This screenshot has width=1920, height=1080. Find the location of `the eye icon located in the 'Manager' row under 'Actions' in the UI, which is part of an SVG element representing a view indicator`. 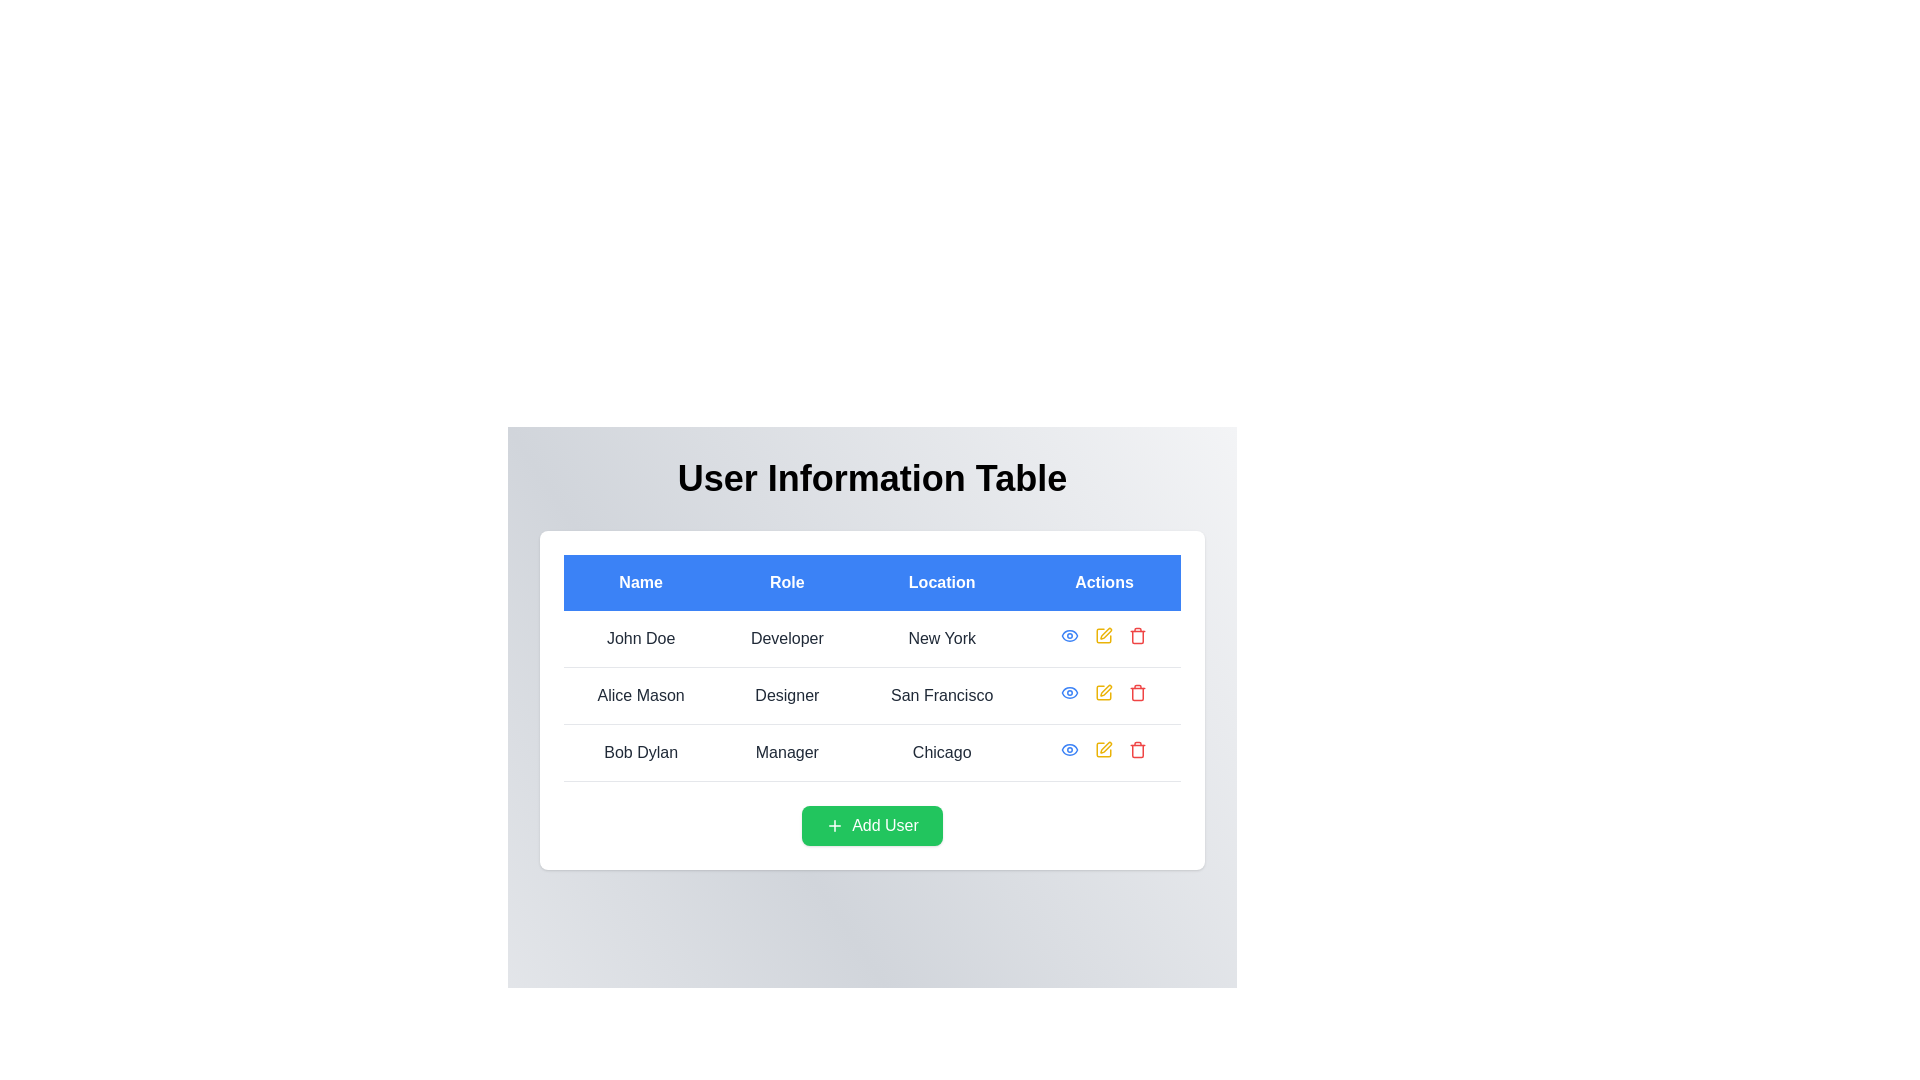

the eye icon located in the 'Manager' row under 'Actions' in the UI, which is part of an SVG element representing a view indicator is located at coordinates (1069, 749).